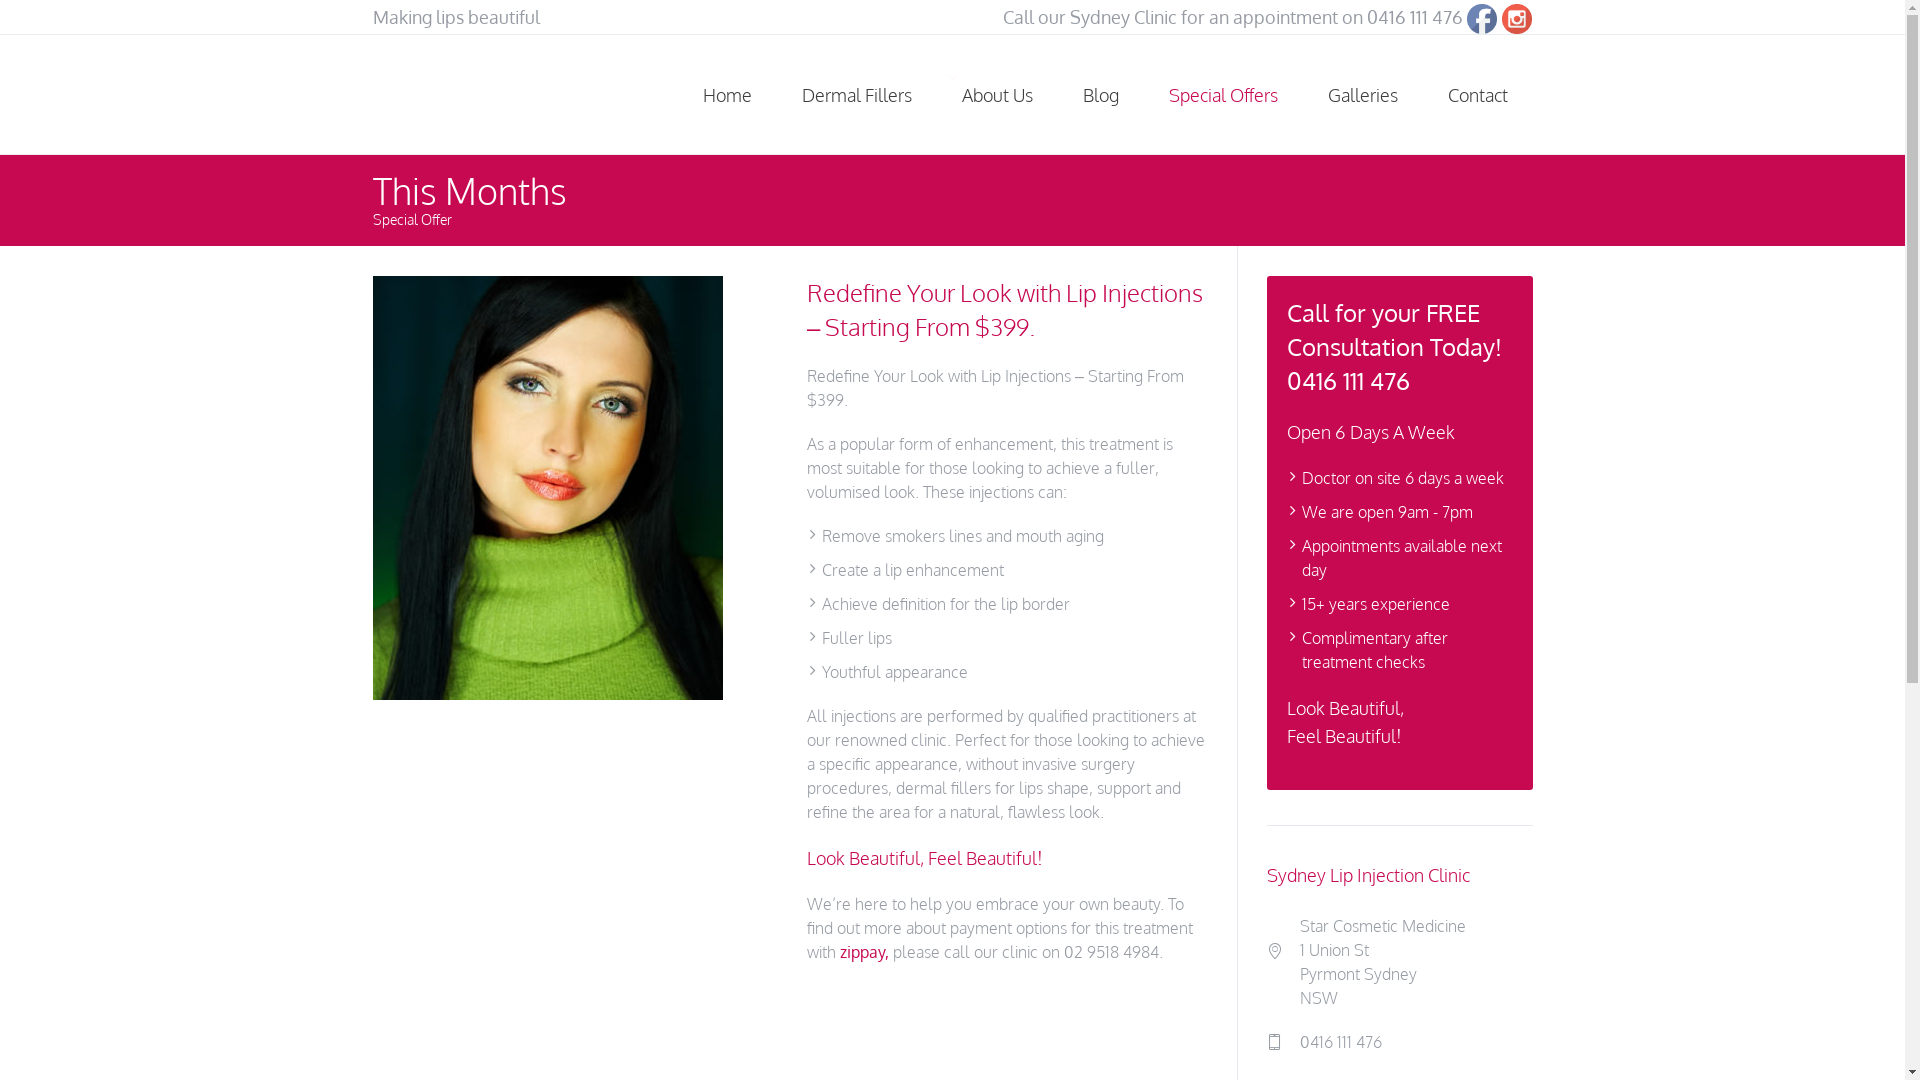 The image size is (1920, 1080). Describe the element at coordinates (1477, 95) in the screenshot. I see `'Contact'` at that location.